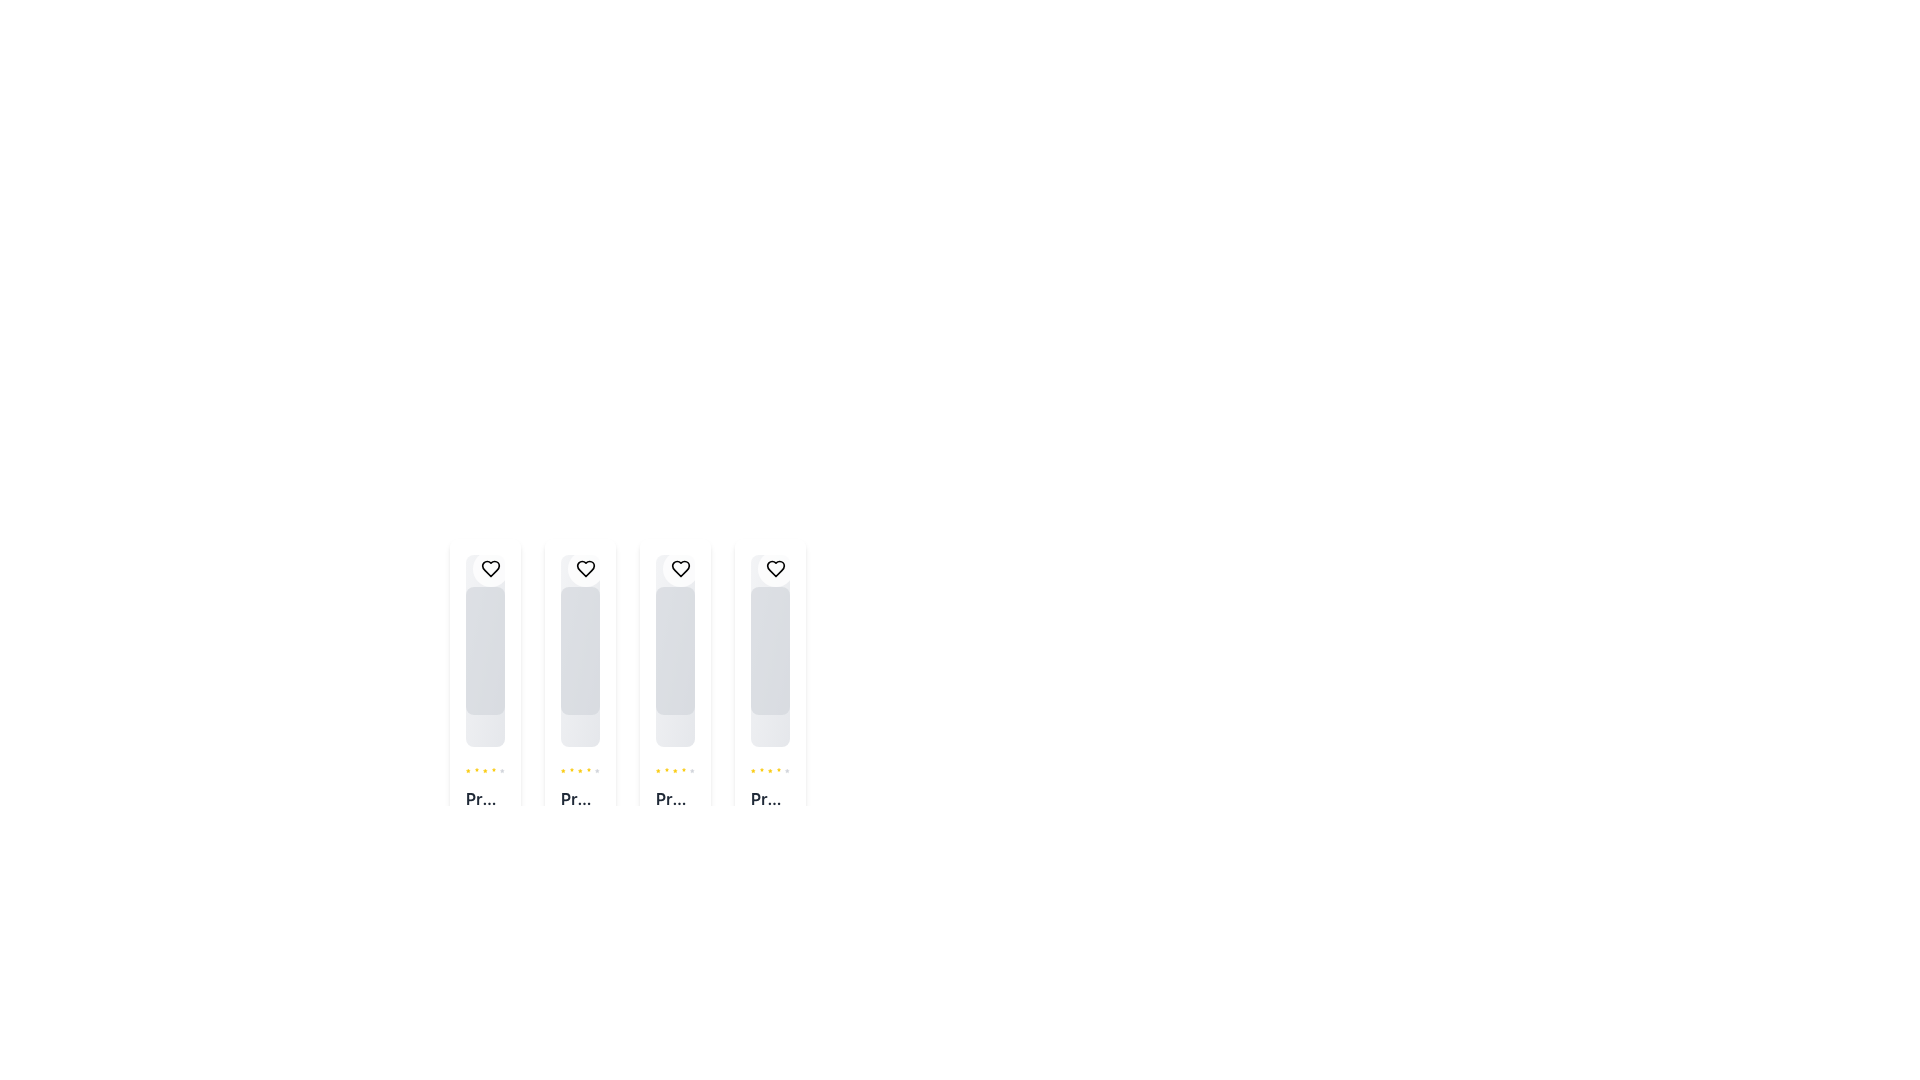  Describe the element at coordinates (769, 717) in the screenshot. I see `the fourth product card in the grid layout` at that location.